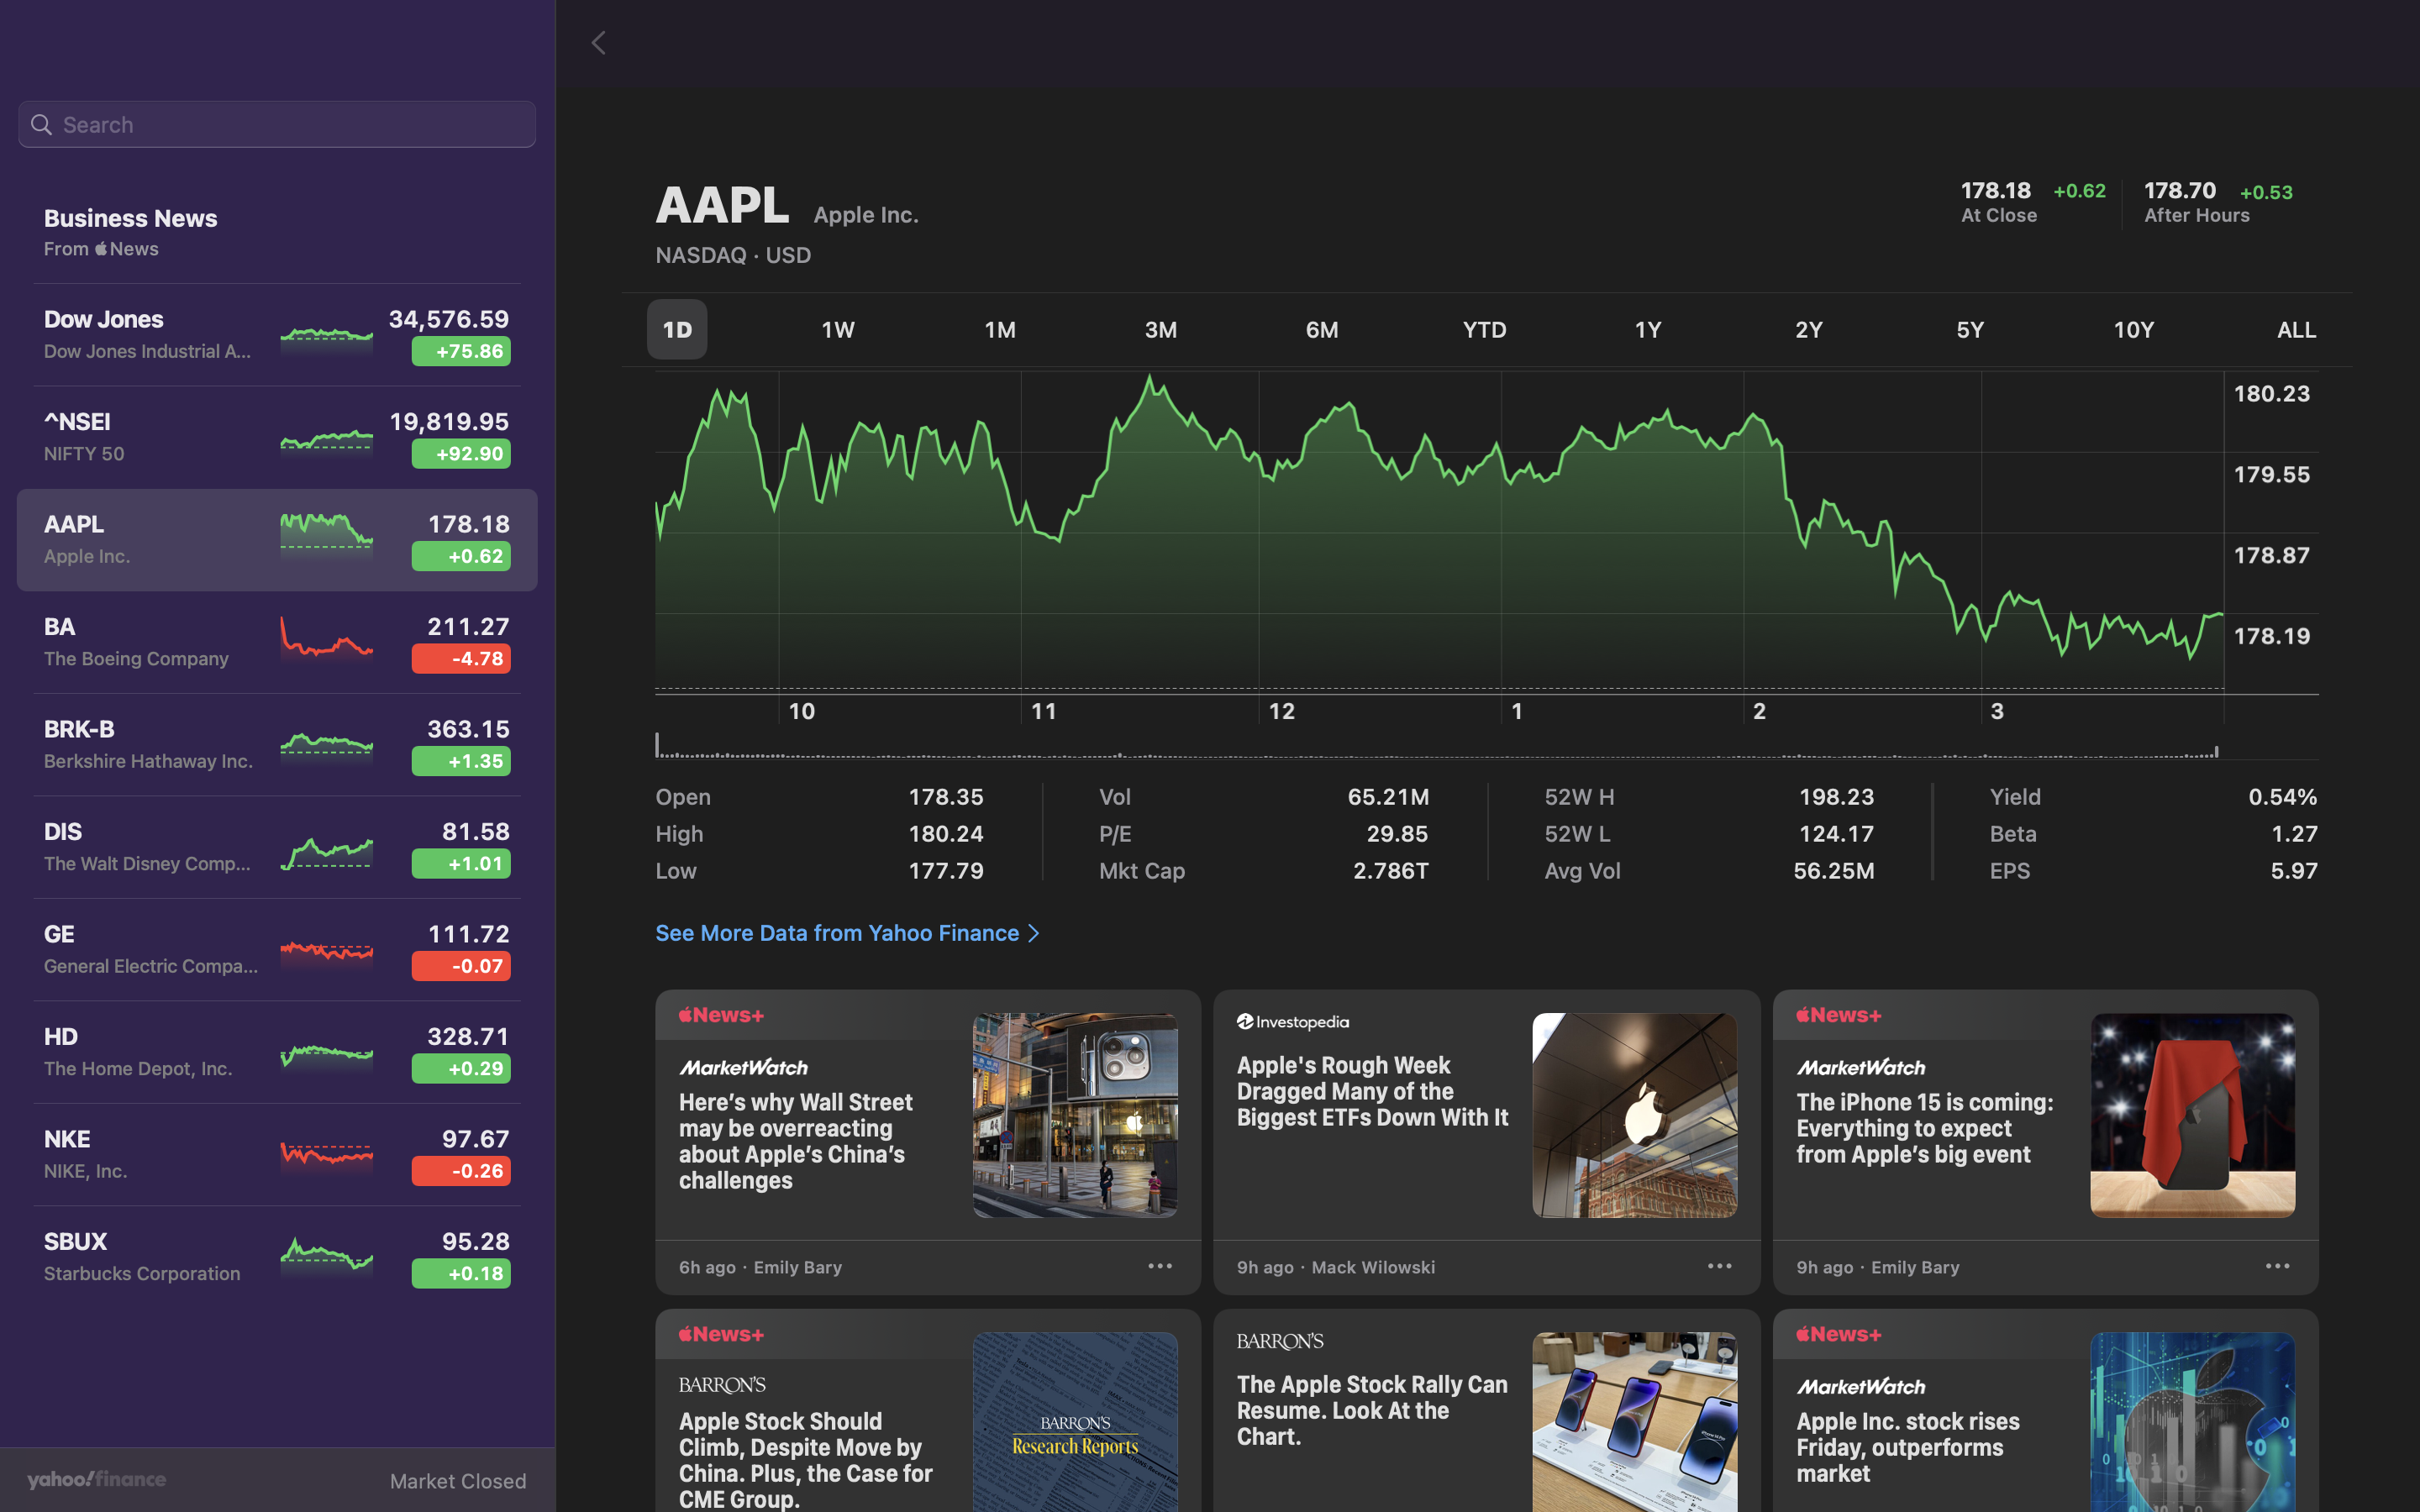  What do you see at coordinates (1287, 577) in the screenshot?
I see `Check the stock fluctuations at 12 pm` at bounding box center [1287, 577].